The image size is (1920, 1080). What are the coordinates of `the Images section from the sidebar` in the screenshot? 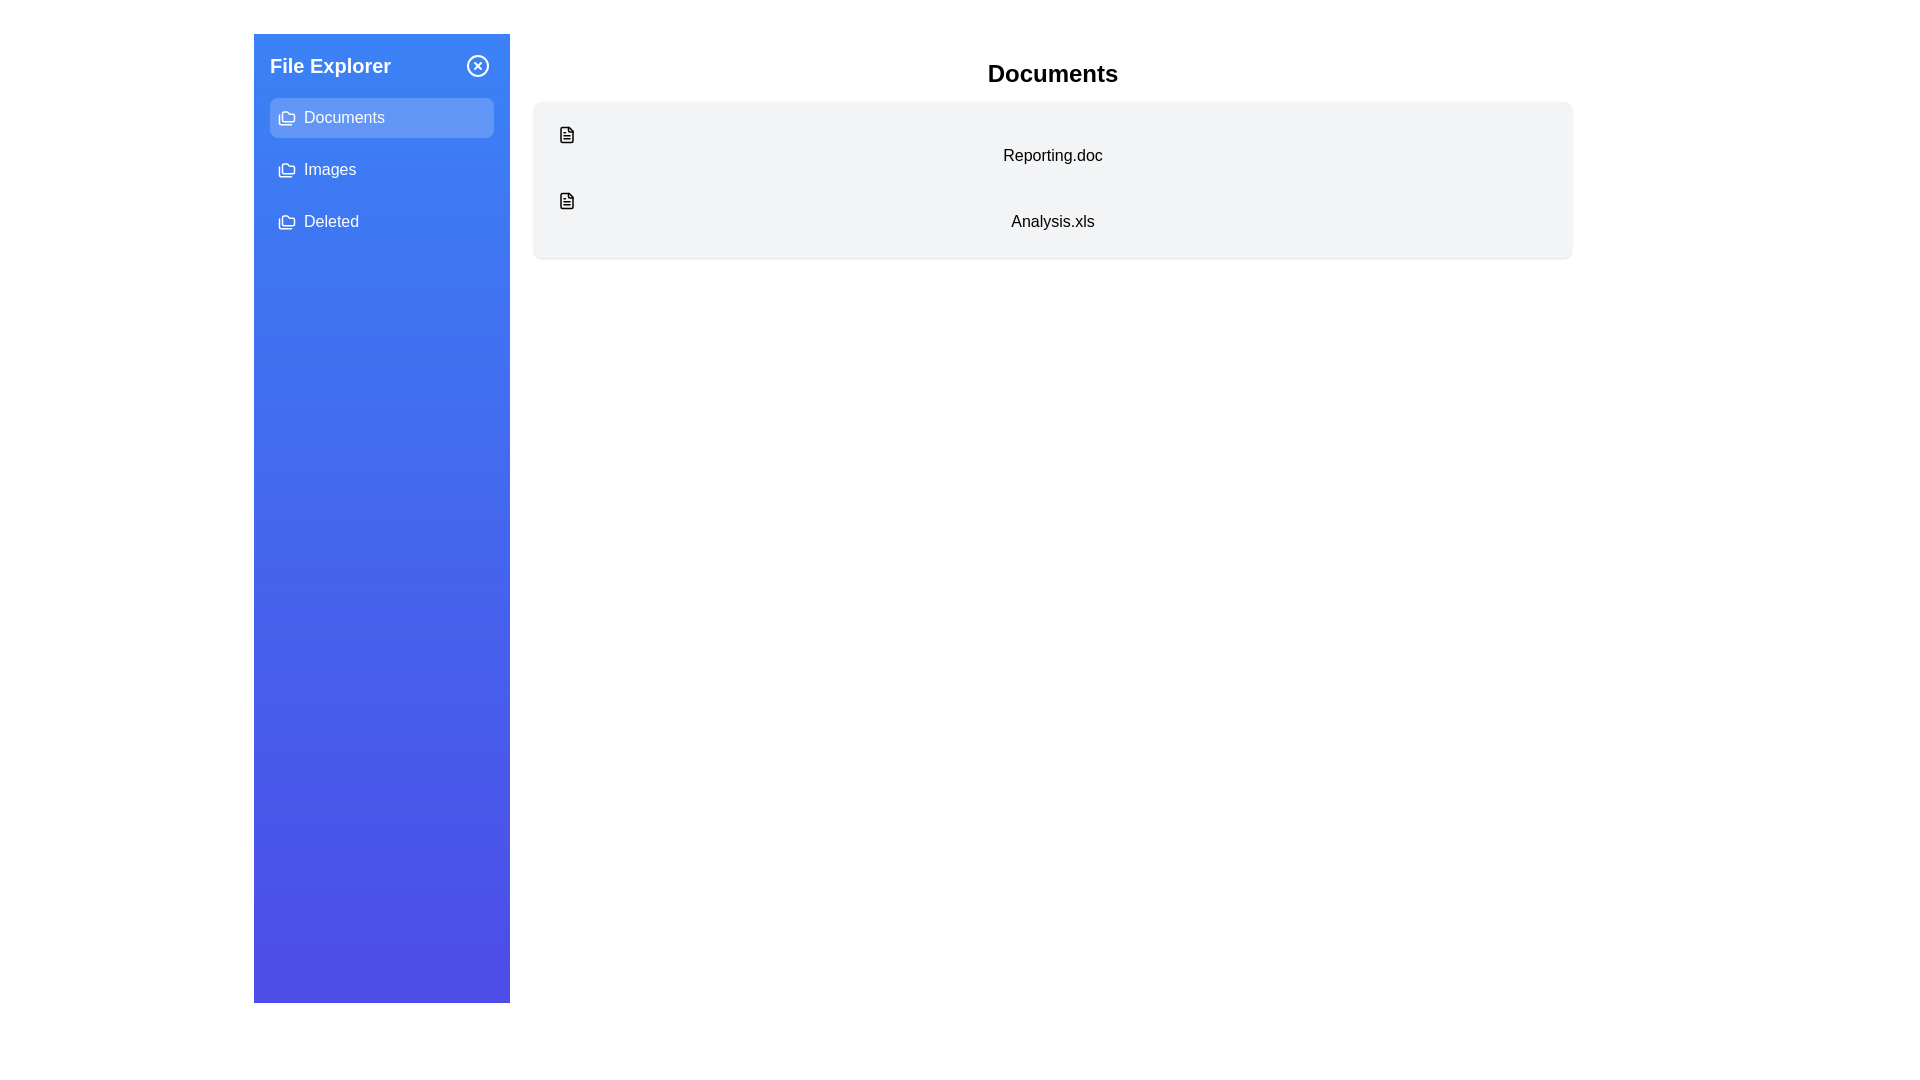 It's located at (382, 168).